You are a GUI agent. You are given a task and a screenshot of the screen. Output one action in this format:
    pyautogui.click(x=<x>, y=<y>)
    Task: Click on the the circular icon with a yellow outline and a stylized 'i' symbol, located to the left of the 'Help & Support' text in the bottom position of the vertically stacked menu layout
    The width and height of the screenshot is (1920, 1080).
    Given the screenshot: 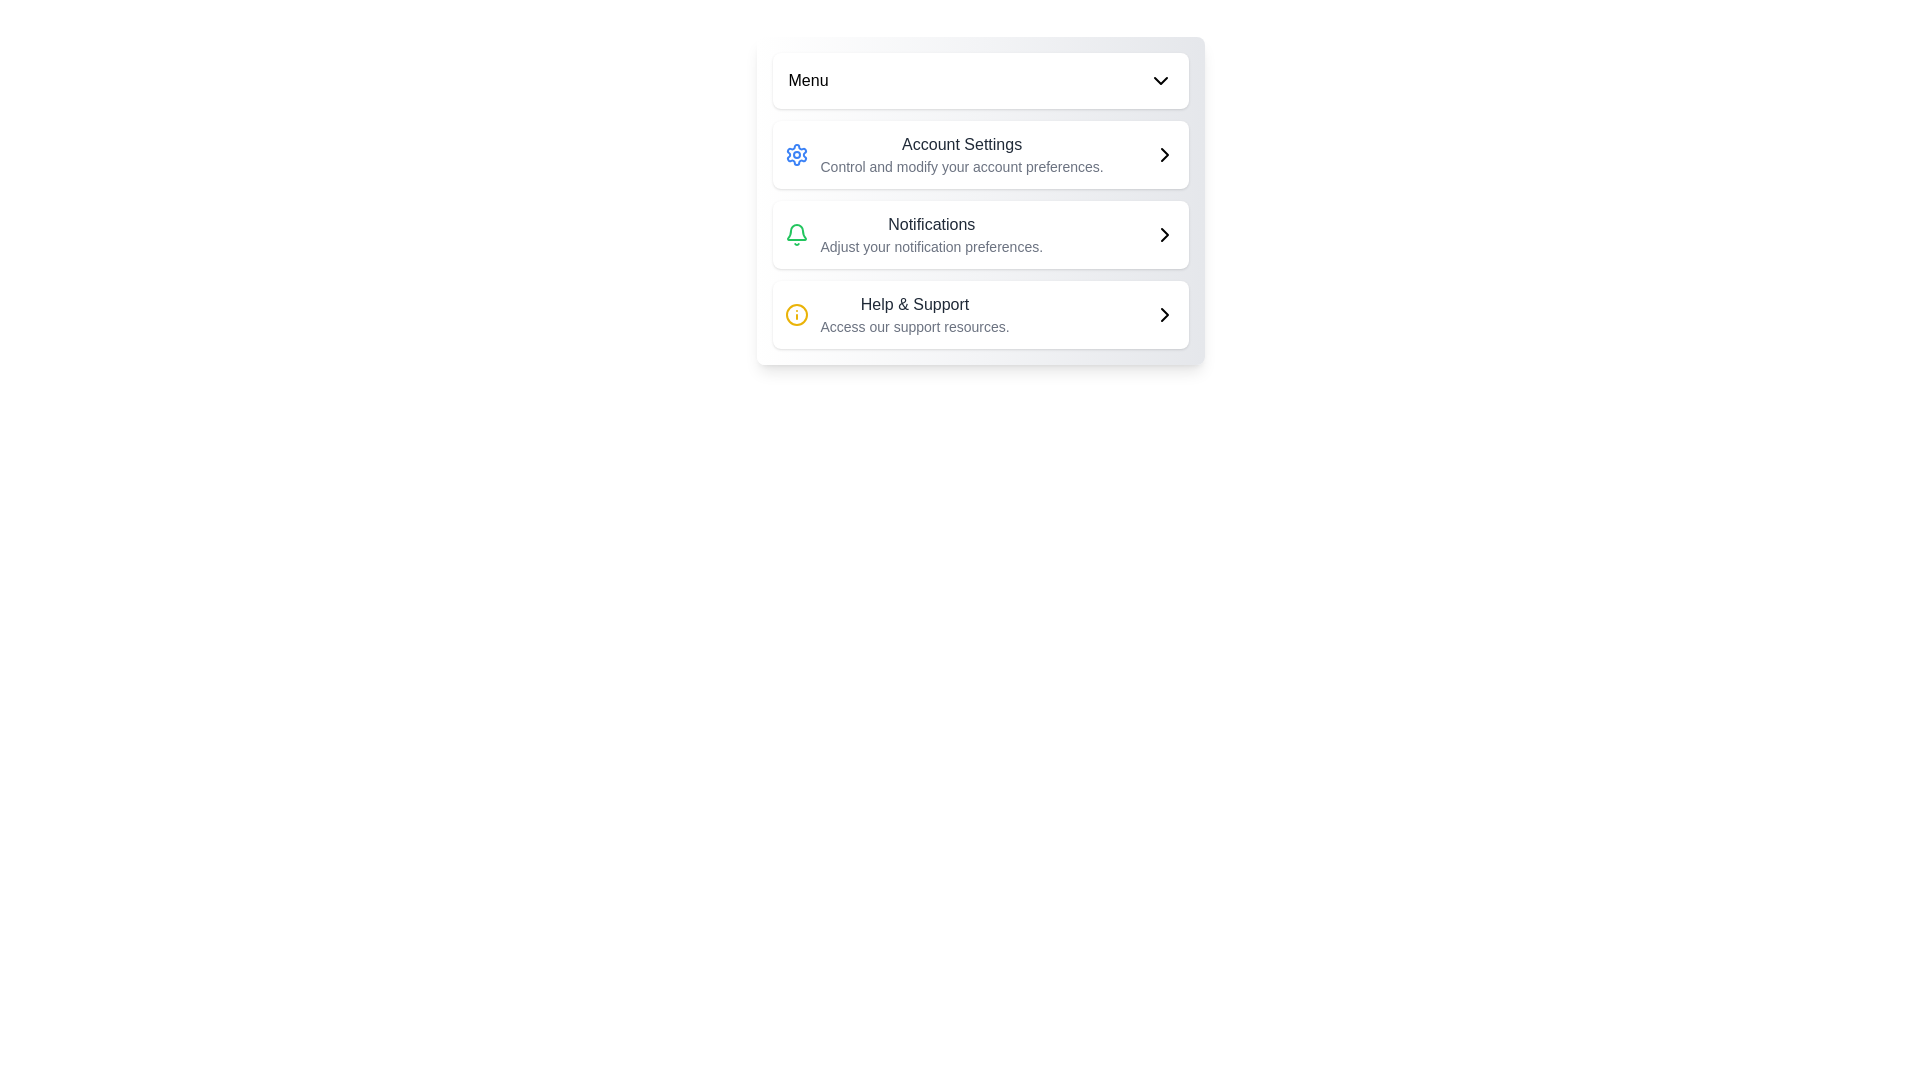 What is the action you would take?
    pyautogui.click(x=795, y=315)
    